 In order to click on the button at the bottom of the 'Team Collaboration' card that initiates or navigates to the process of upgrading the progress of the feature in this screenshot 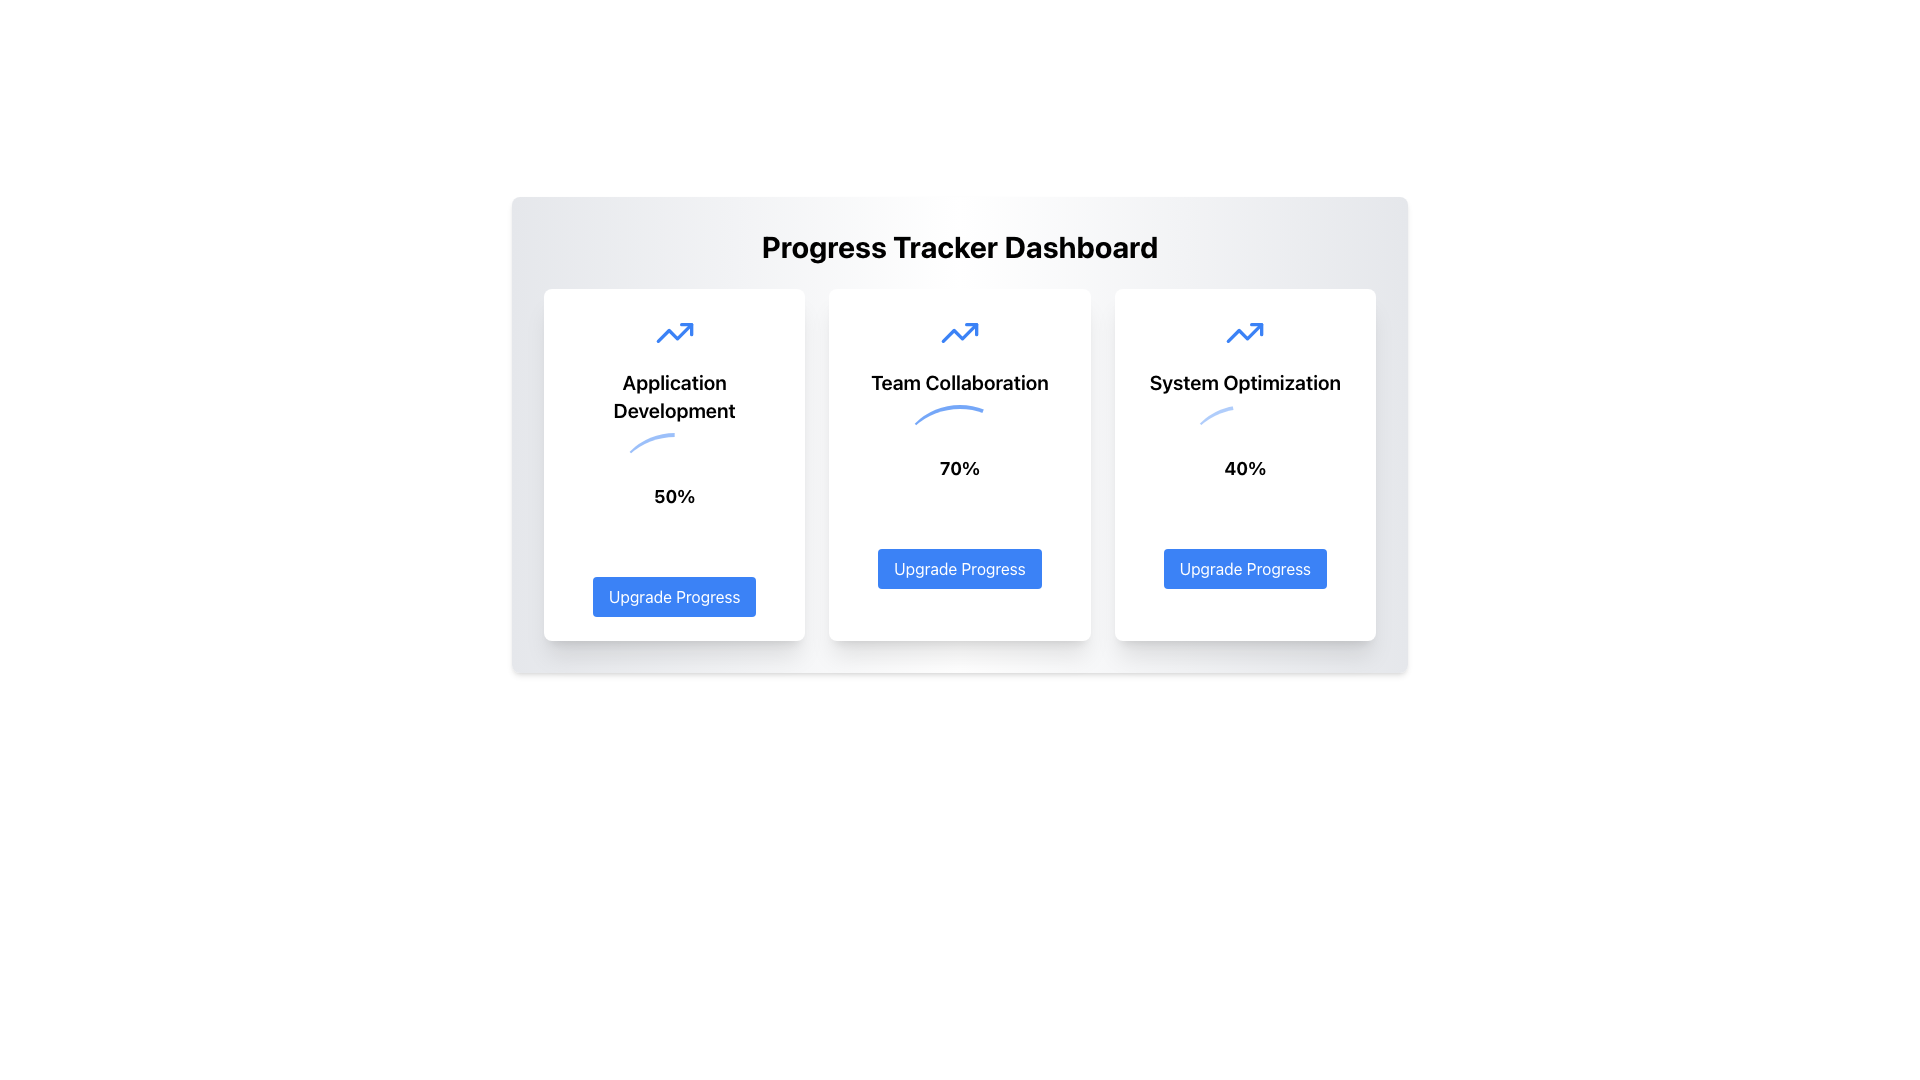, I will do `click(960, 569)`.